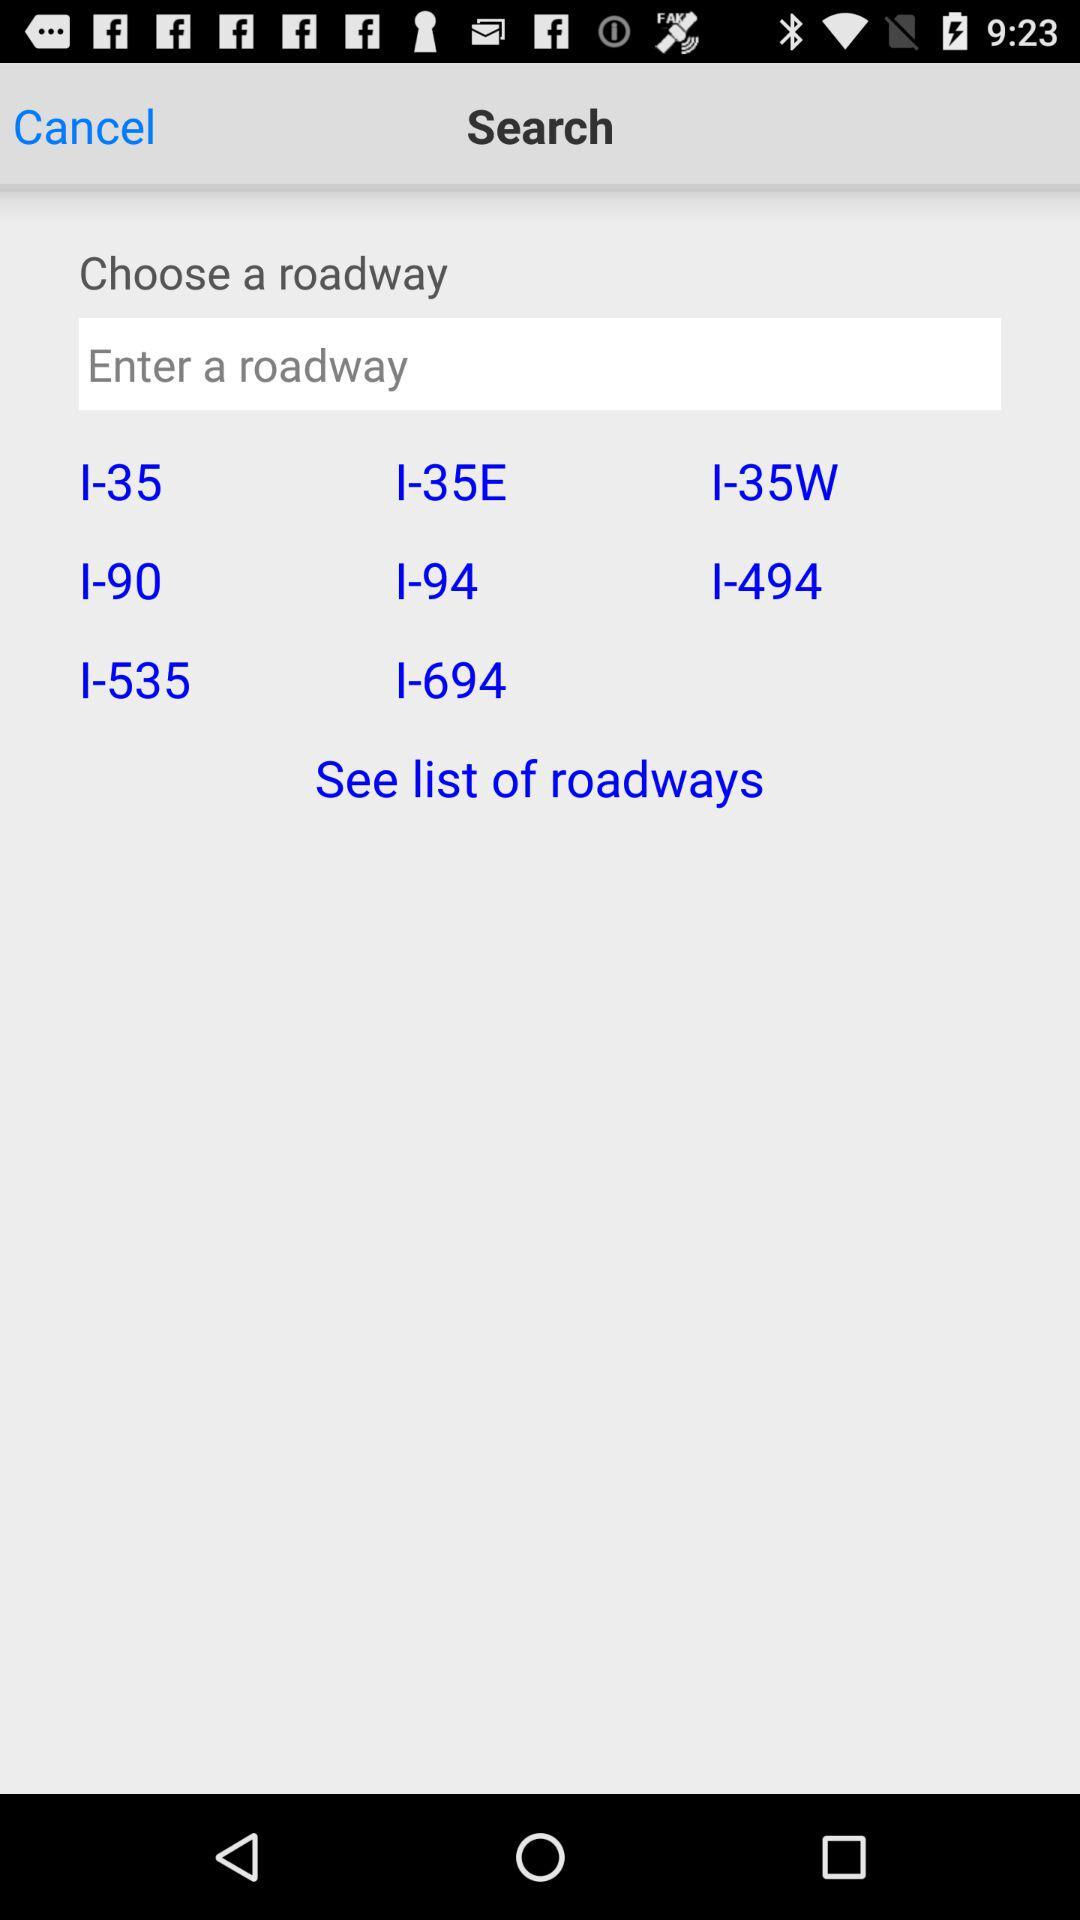 The height and width of the screenshot is (1920, 1080). Describe the element at coordinates (223, 578) in the screenshot. I see `the item below i-35 app` at that location.